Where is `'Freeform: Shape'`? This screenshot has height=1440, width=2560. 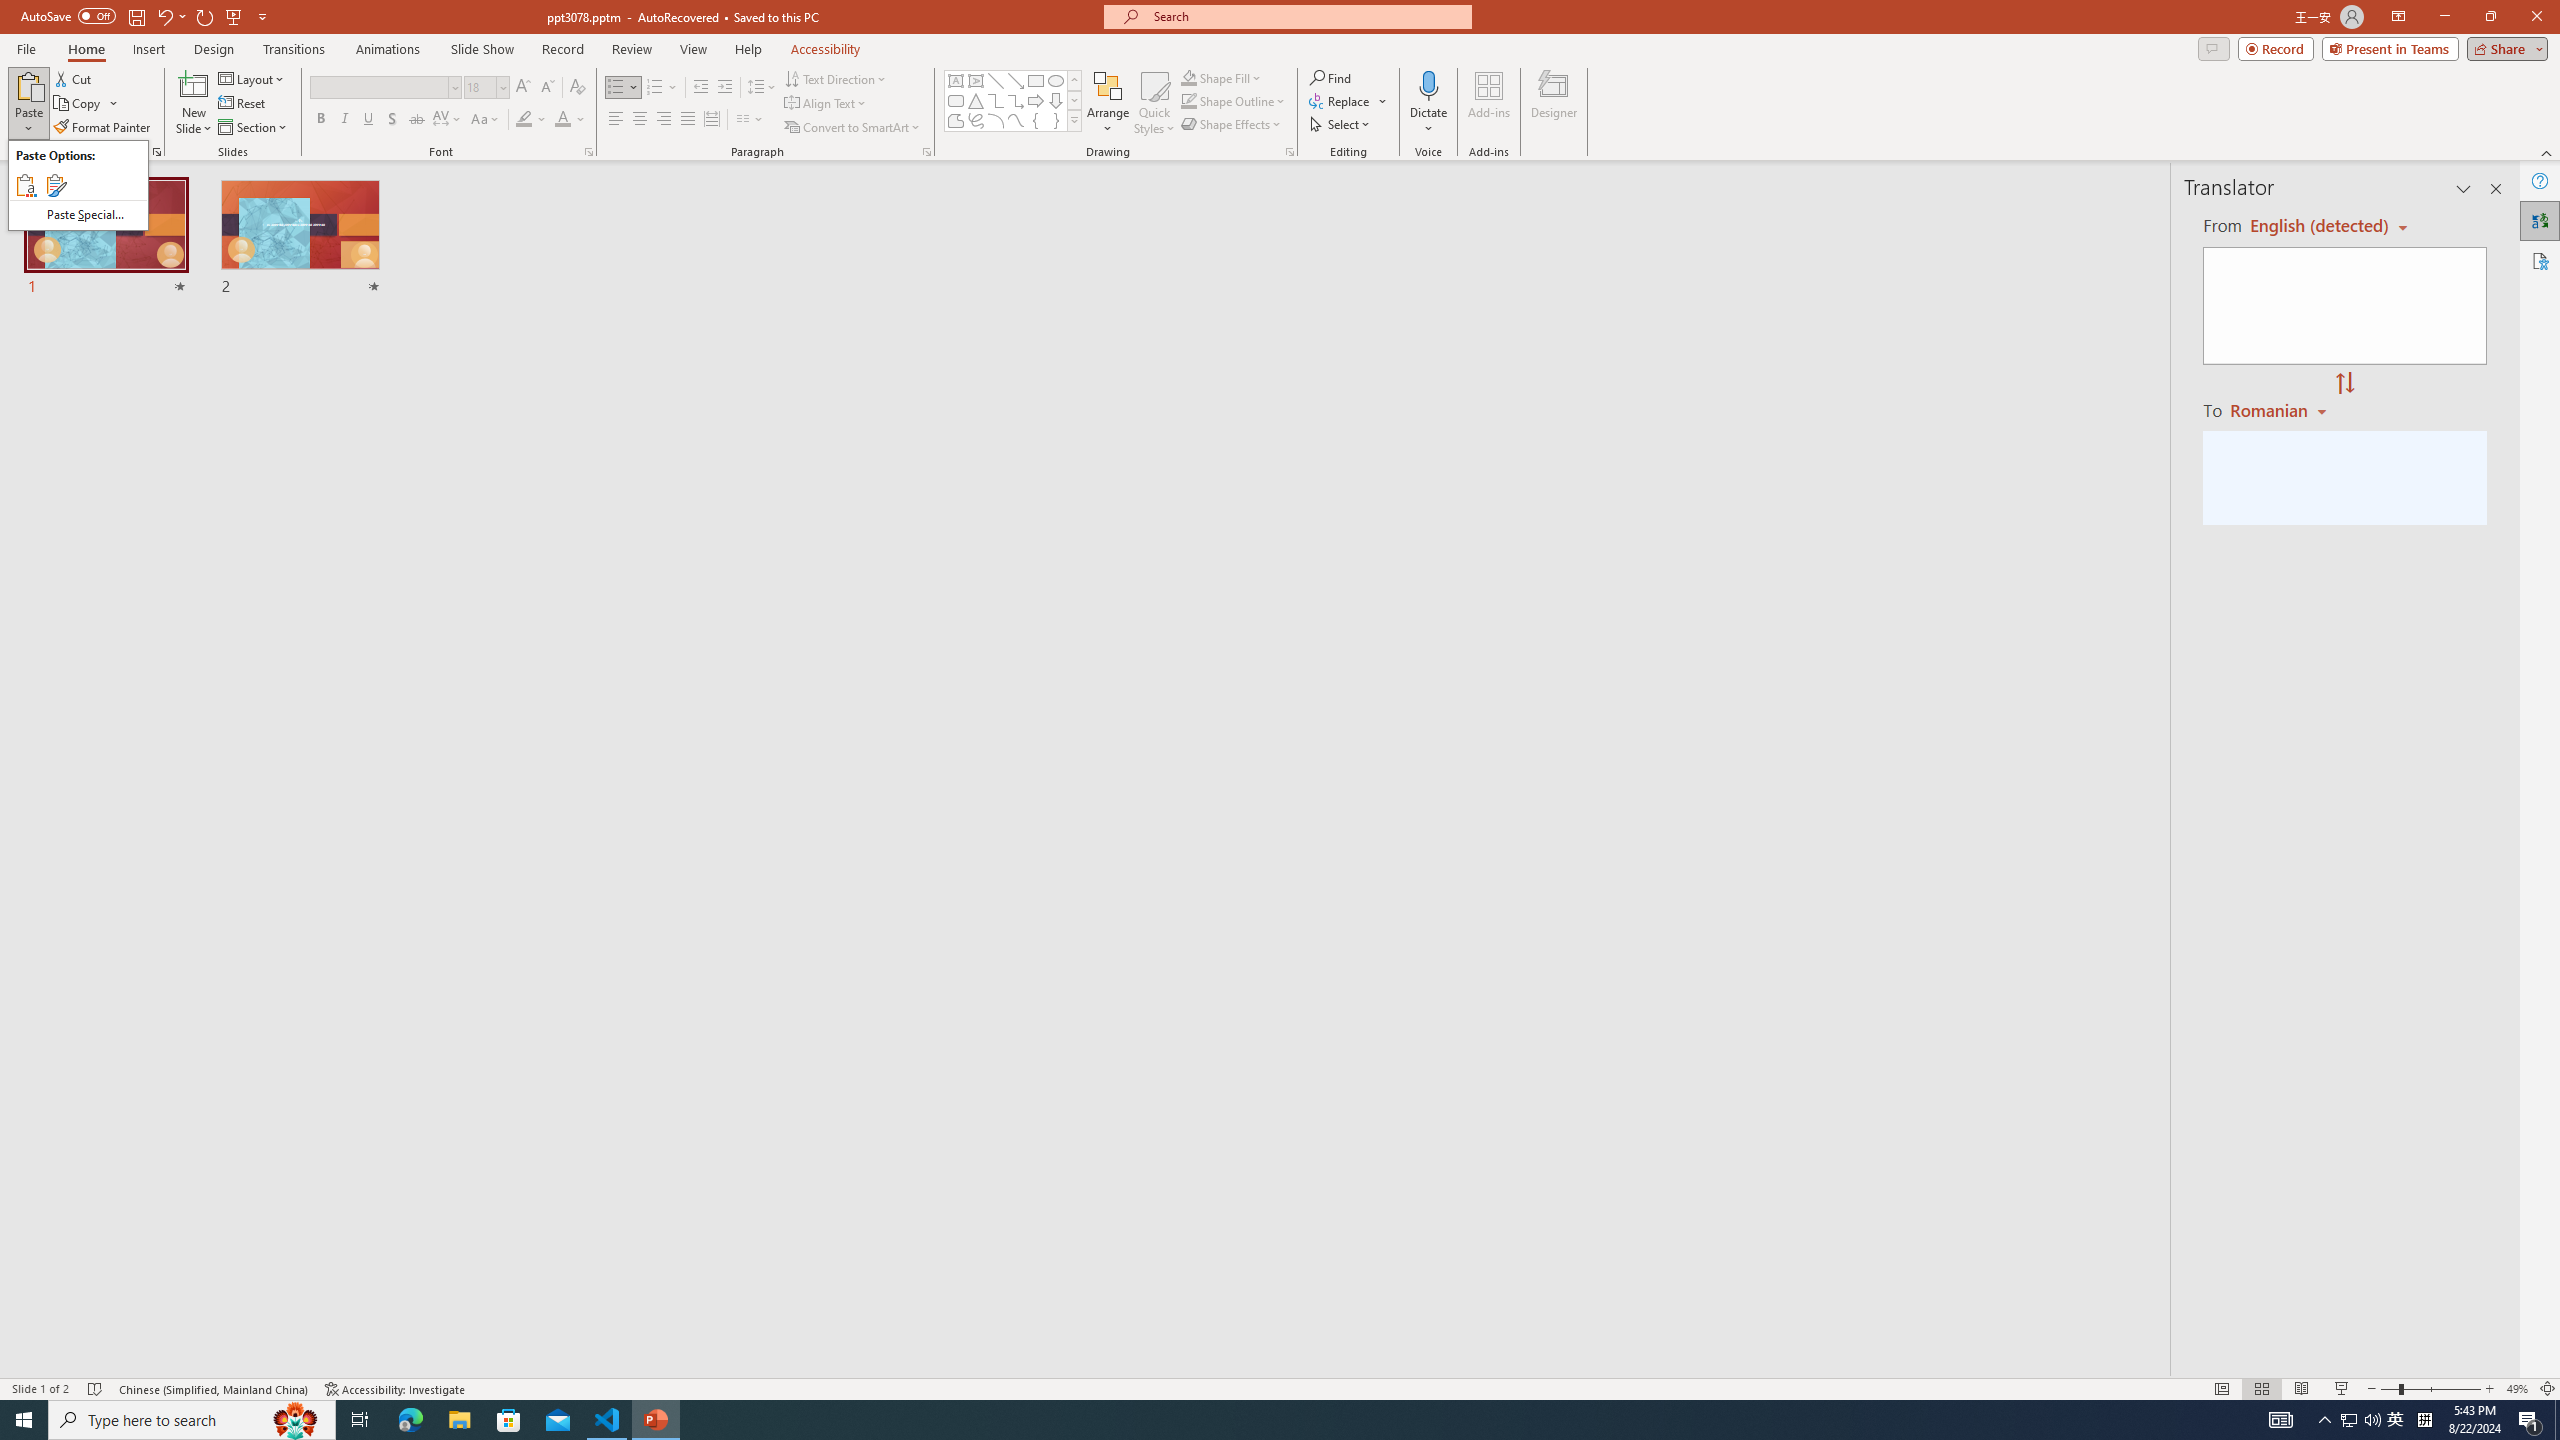
'Freeform: Shape' is located at coordinates (955, 119).